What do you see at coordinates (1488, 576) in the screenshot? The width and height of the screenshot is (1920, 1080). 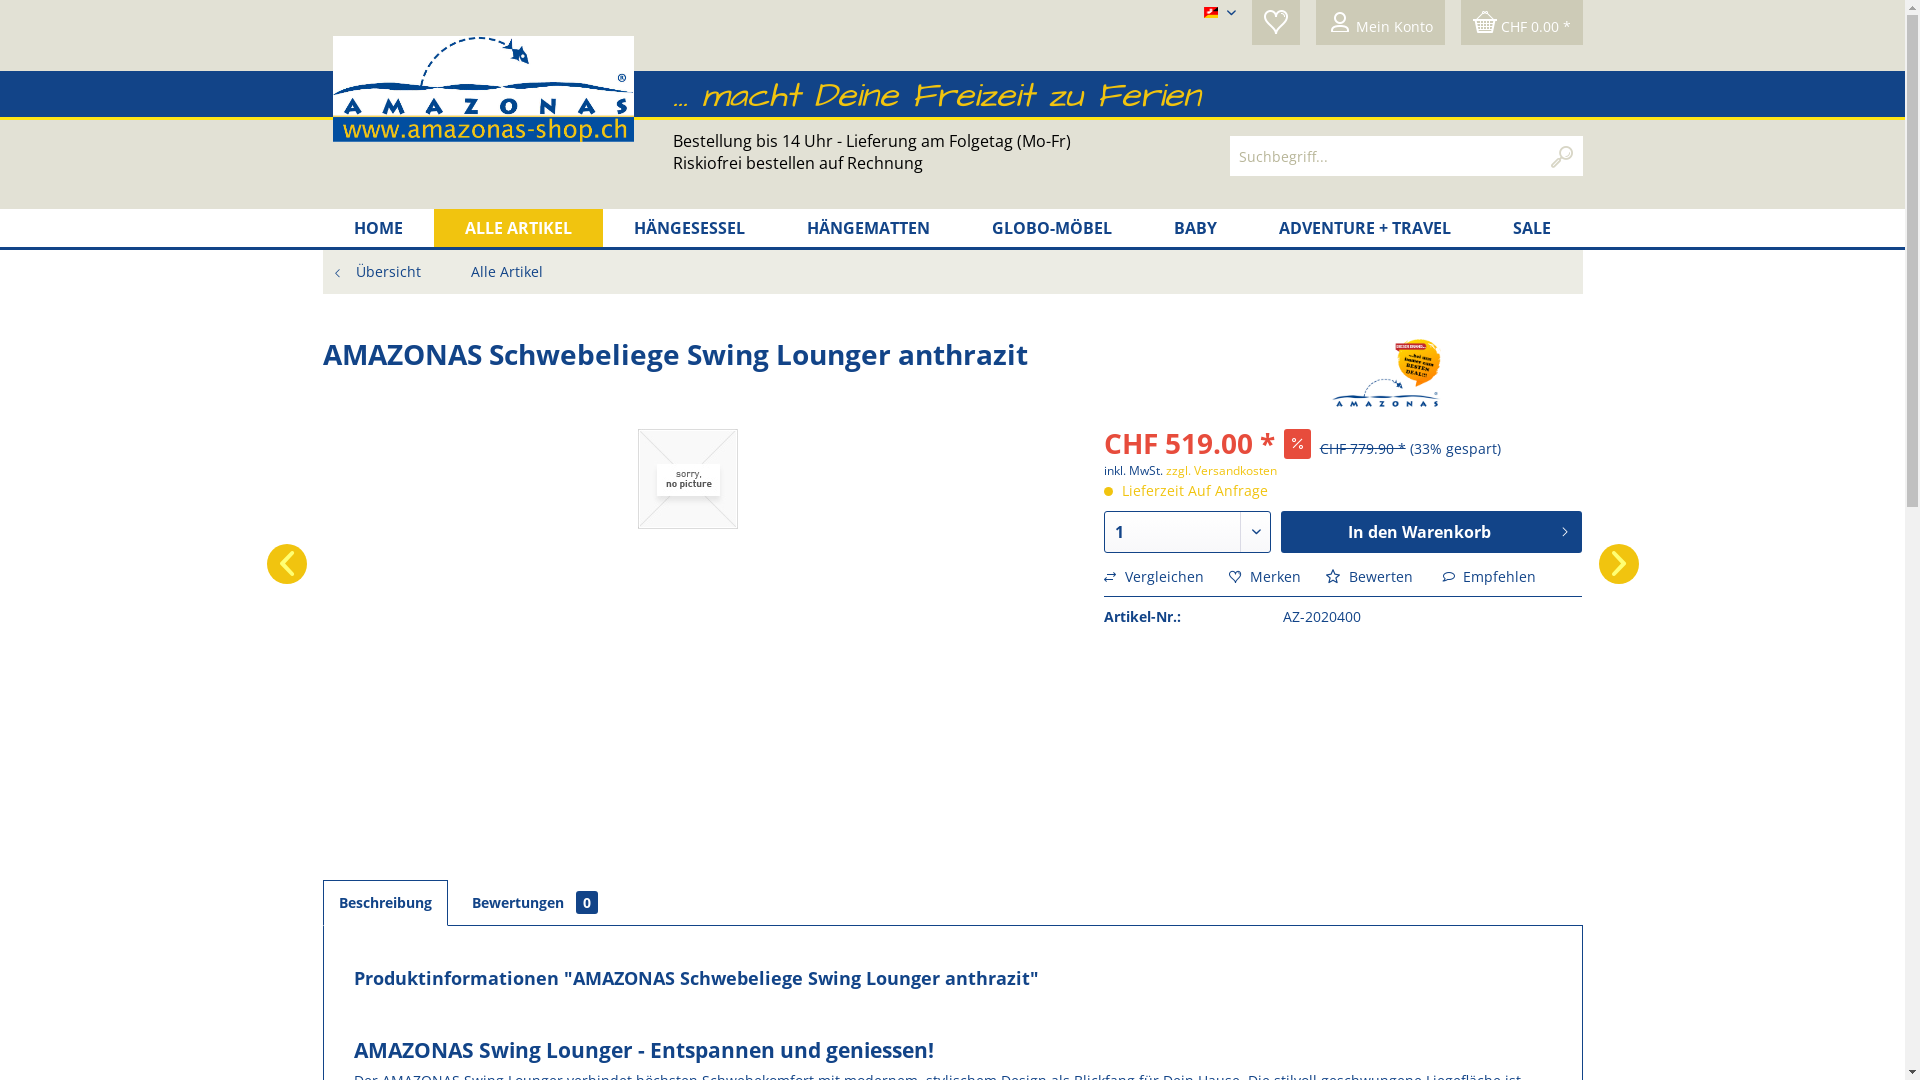 I see `'Empfehlen'` at bounding box center [1488, 576].